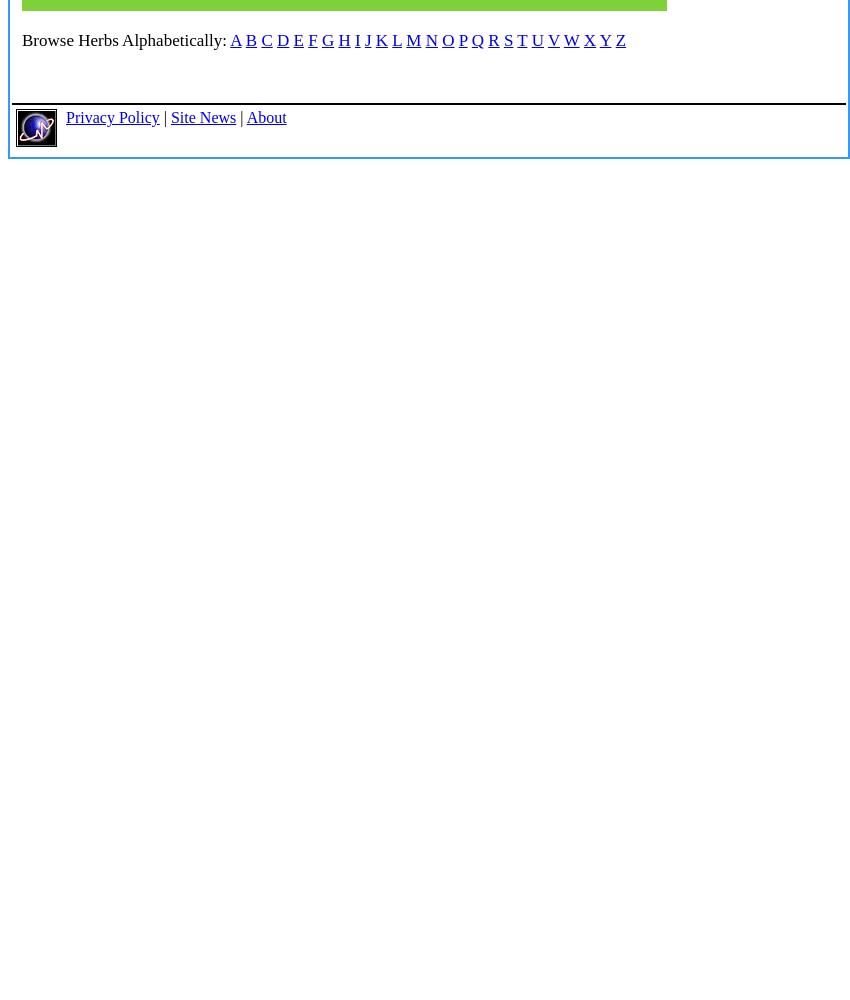 The height and width of the screenshot is (1000, 850). What do you see at coordinates (124, 40) in the screenshot?
I see `'Browse Herbs Alphabetically:'` at bounding box center [124, 40].